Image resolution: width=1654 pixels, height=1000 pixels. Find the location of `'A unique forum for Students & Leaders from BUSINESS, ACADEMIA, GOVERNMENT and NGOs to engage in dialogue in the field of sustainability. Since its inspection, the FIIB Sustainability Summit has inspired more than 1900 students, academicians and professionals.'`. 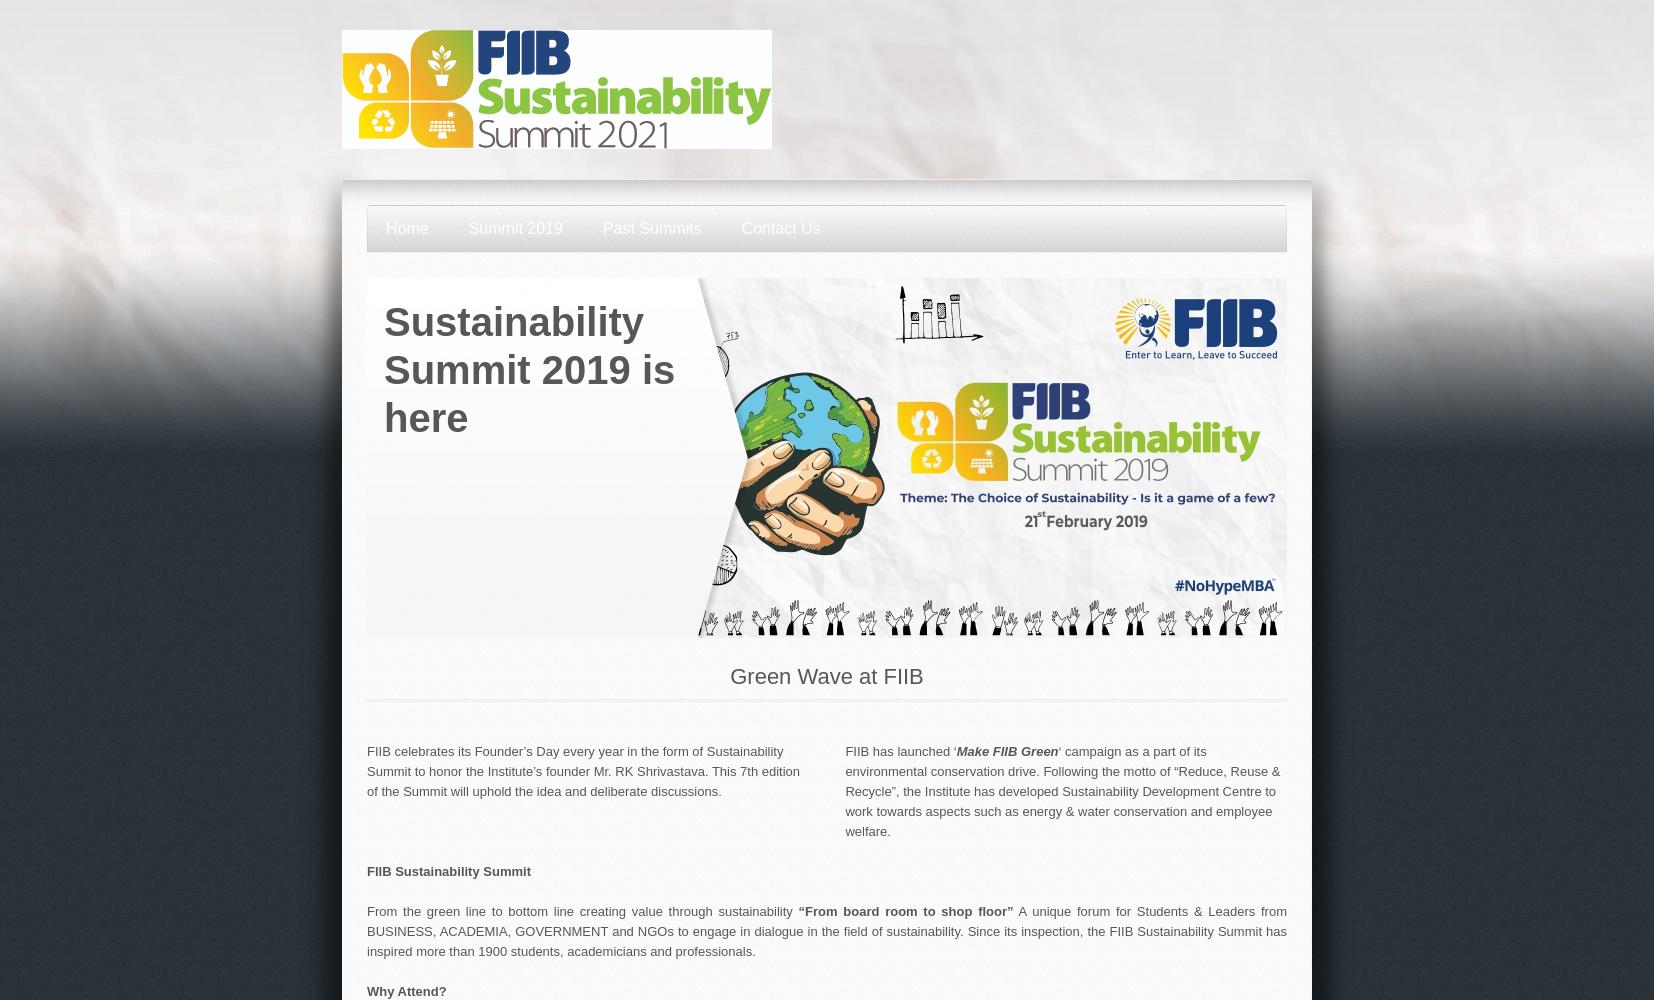

'A unique forum for Students & Leaders from BUSINESS, ACADEMIA, GOVERNMENT and NGOs to engage in dialogue in the field of sustainability. Since its inspection, the FIIB Sustainability Summit has inspired more than 1900 students, academicians and professionals.' is located at coordinates (827, 930).